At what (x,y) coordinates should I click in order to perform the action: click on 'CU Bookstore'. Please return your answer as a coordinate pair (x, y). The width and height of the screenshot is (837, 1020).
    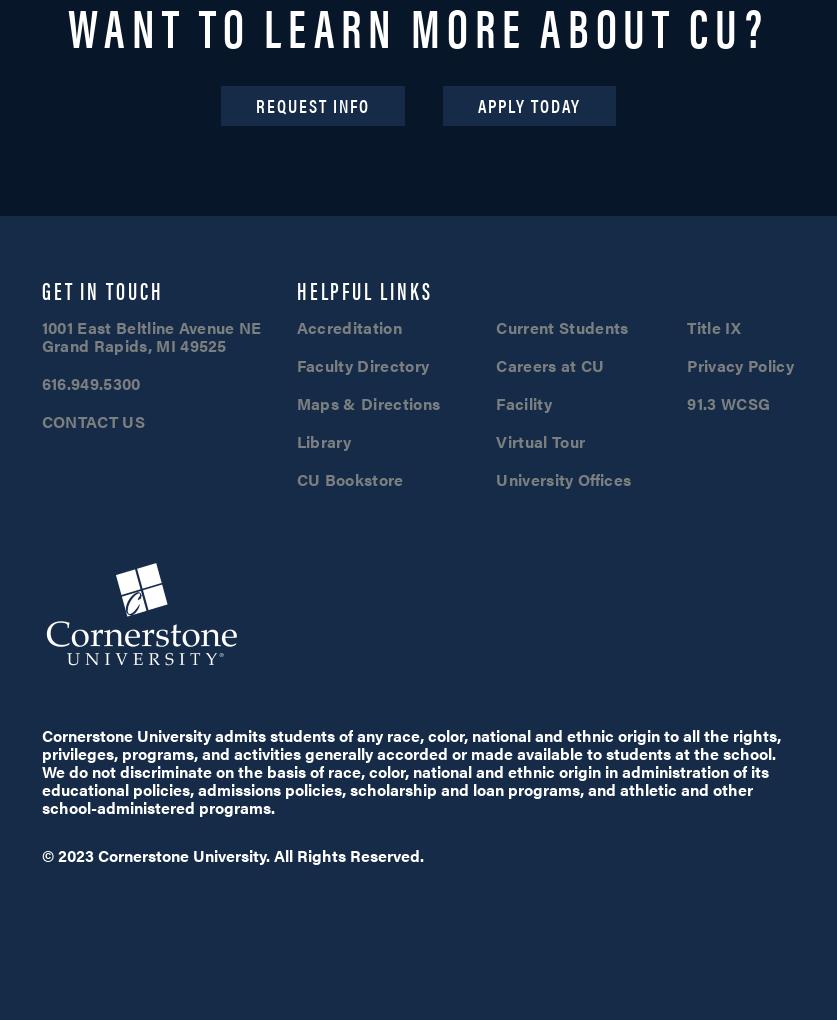
    Looking at the image, I should click on (349, 478).